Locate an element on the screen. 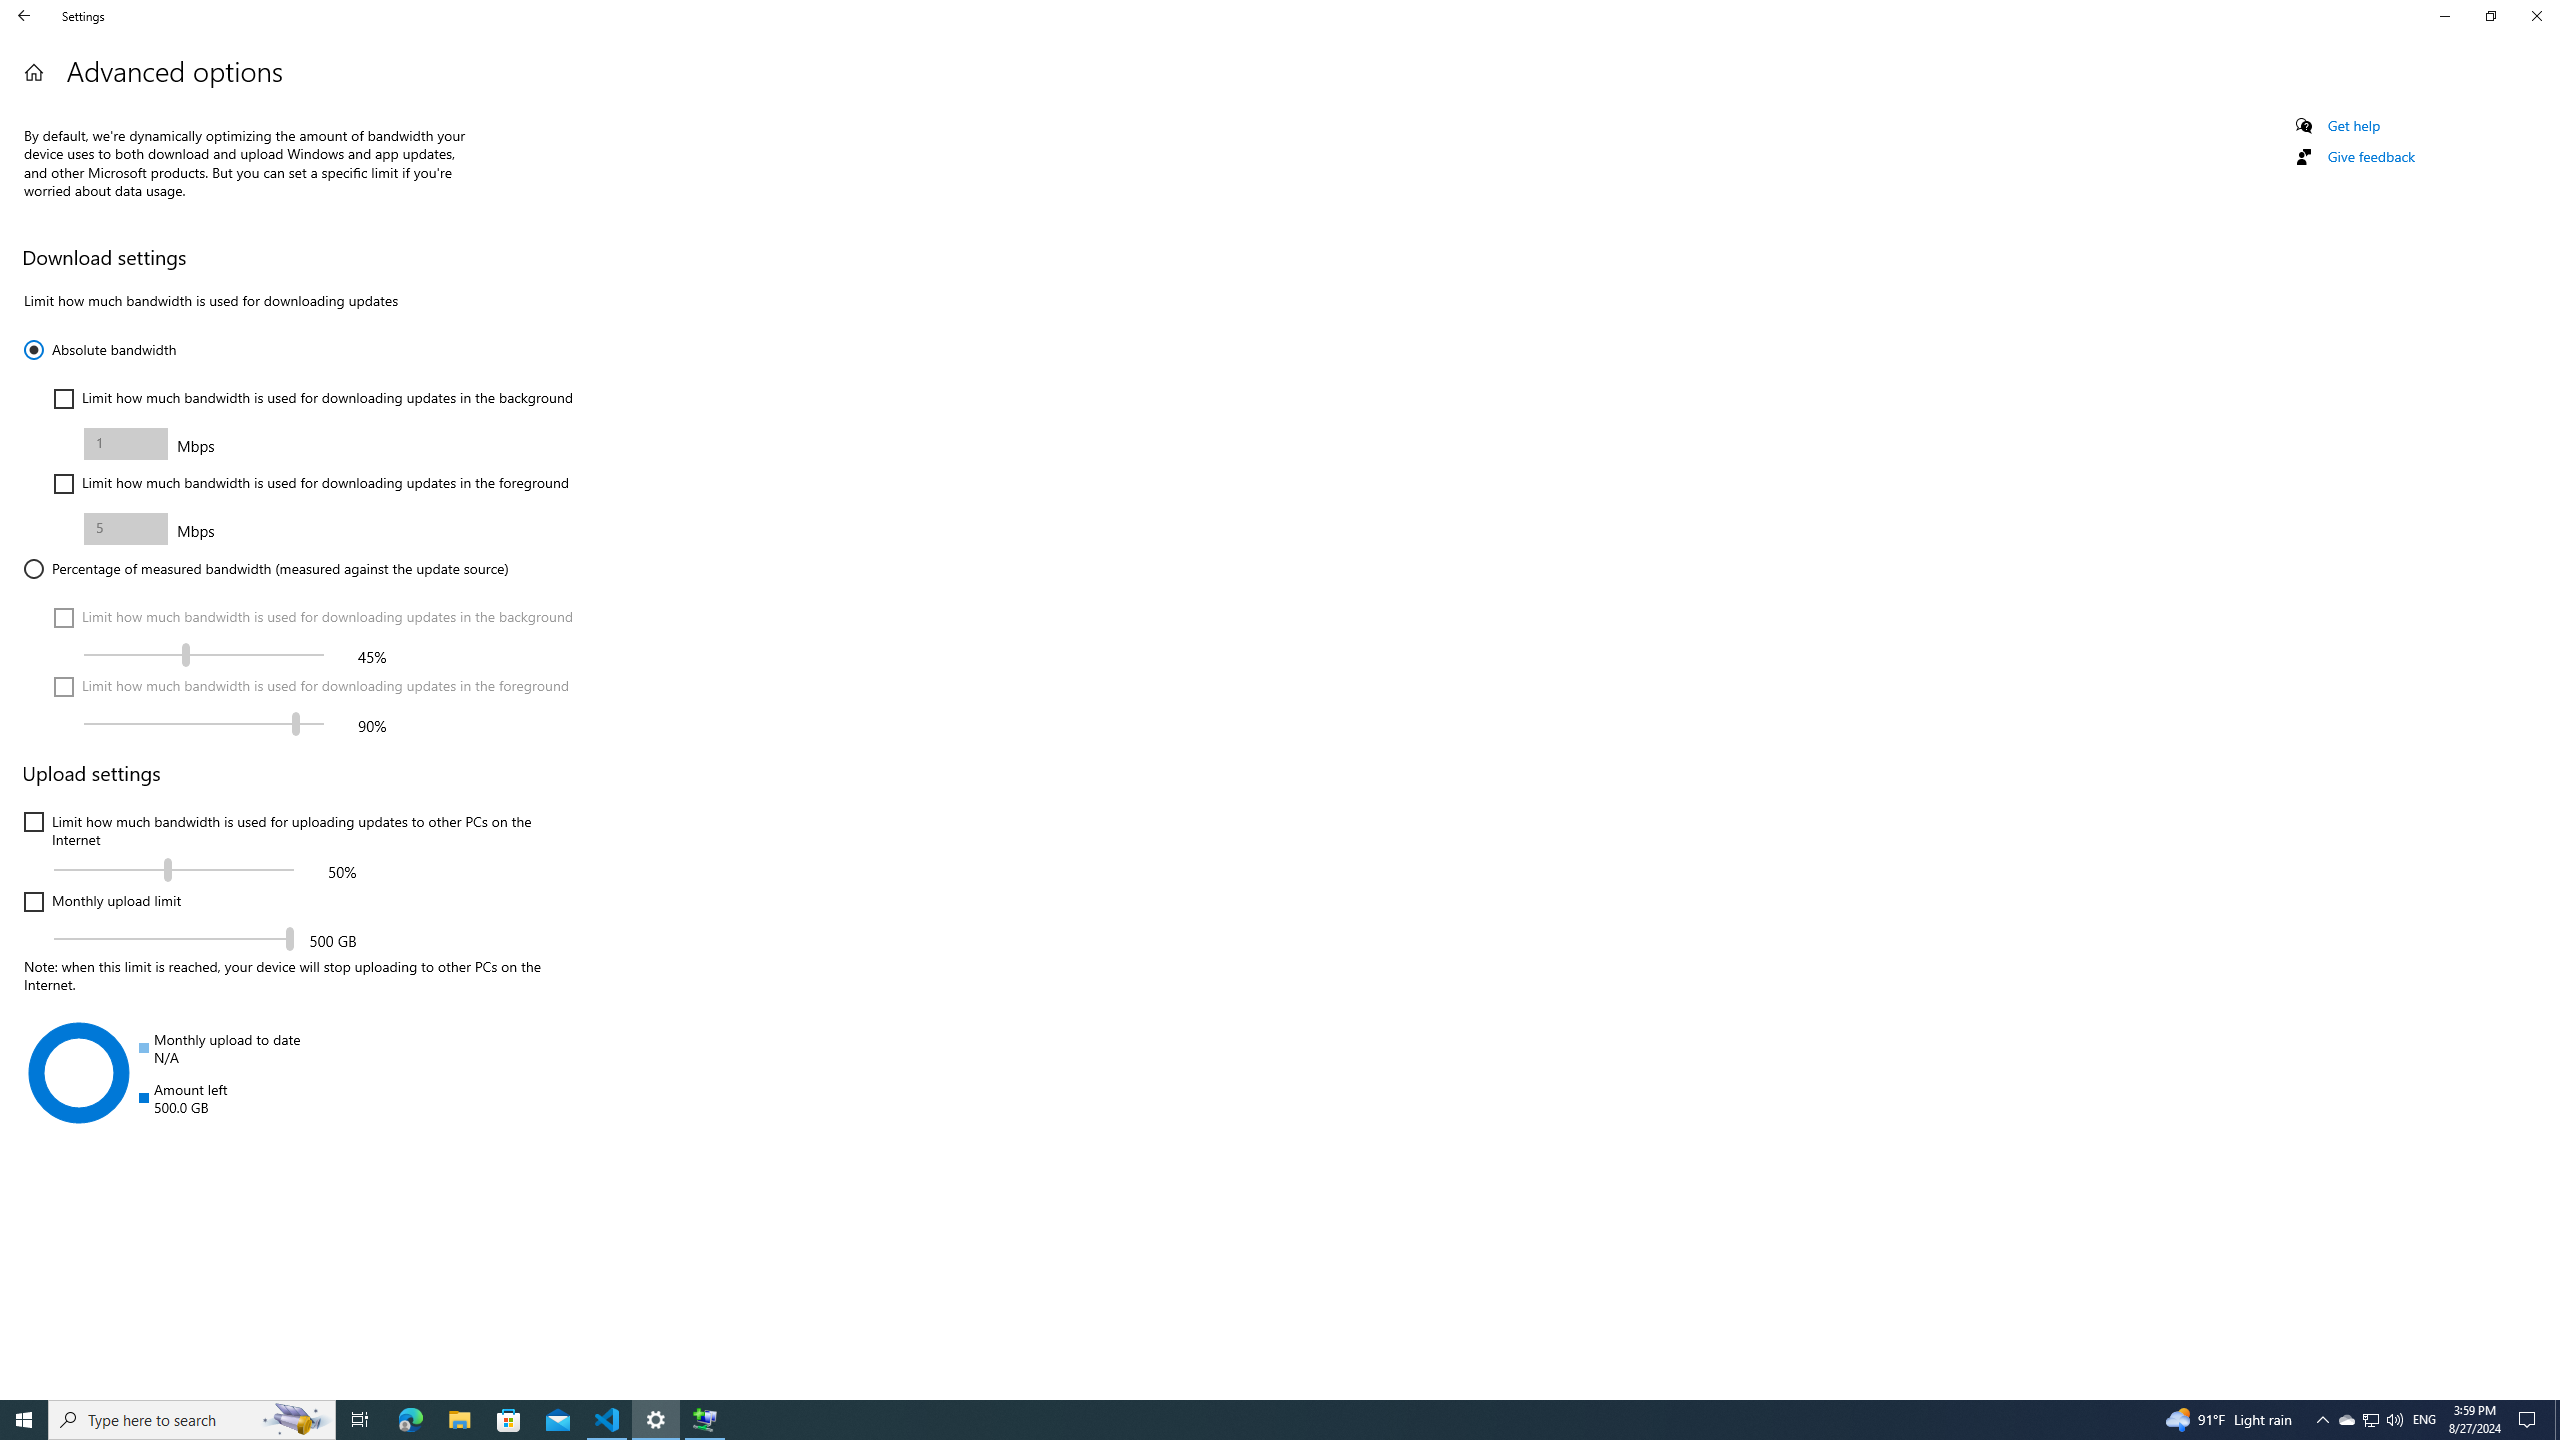 This screenshot has height=1440, width=2560. 'Monthly upload limit' is located at coordinates (101, 901).